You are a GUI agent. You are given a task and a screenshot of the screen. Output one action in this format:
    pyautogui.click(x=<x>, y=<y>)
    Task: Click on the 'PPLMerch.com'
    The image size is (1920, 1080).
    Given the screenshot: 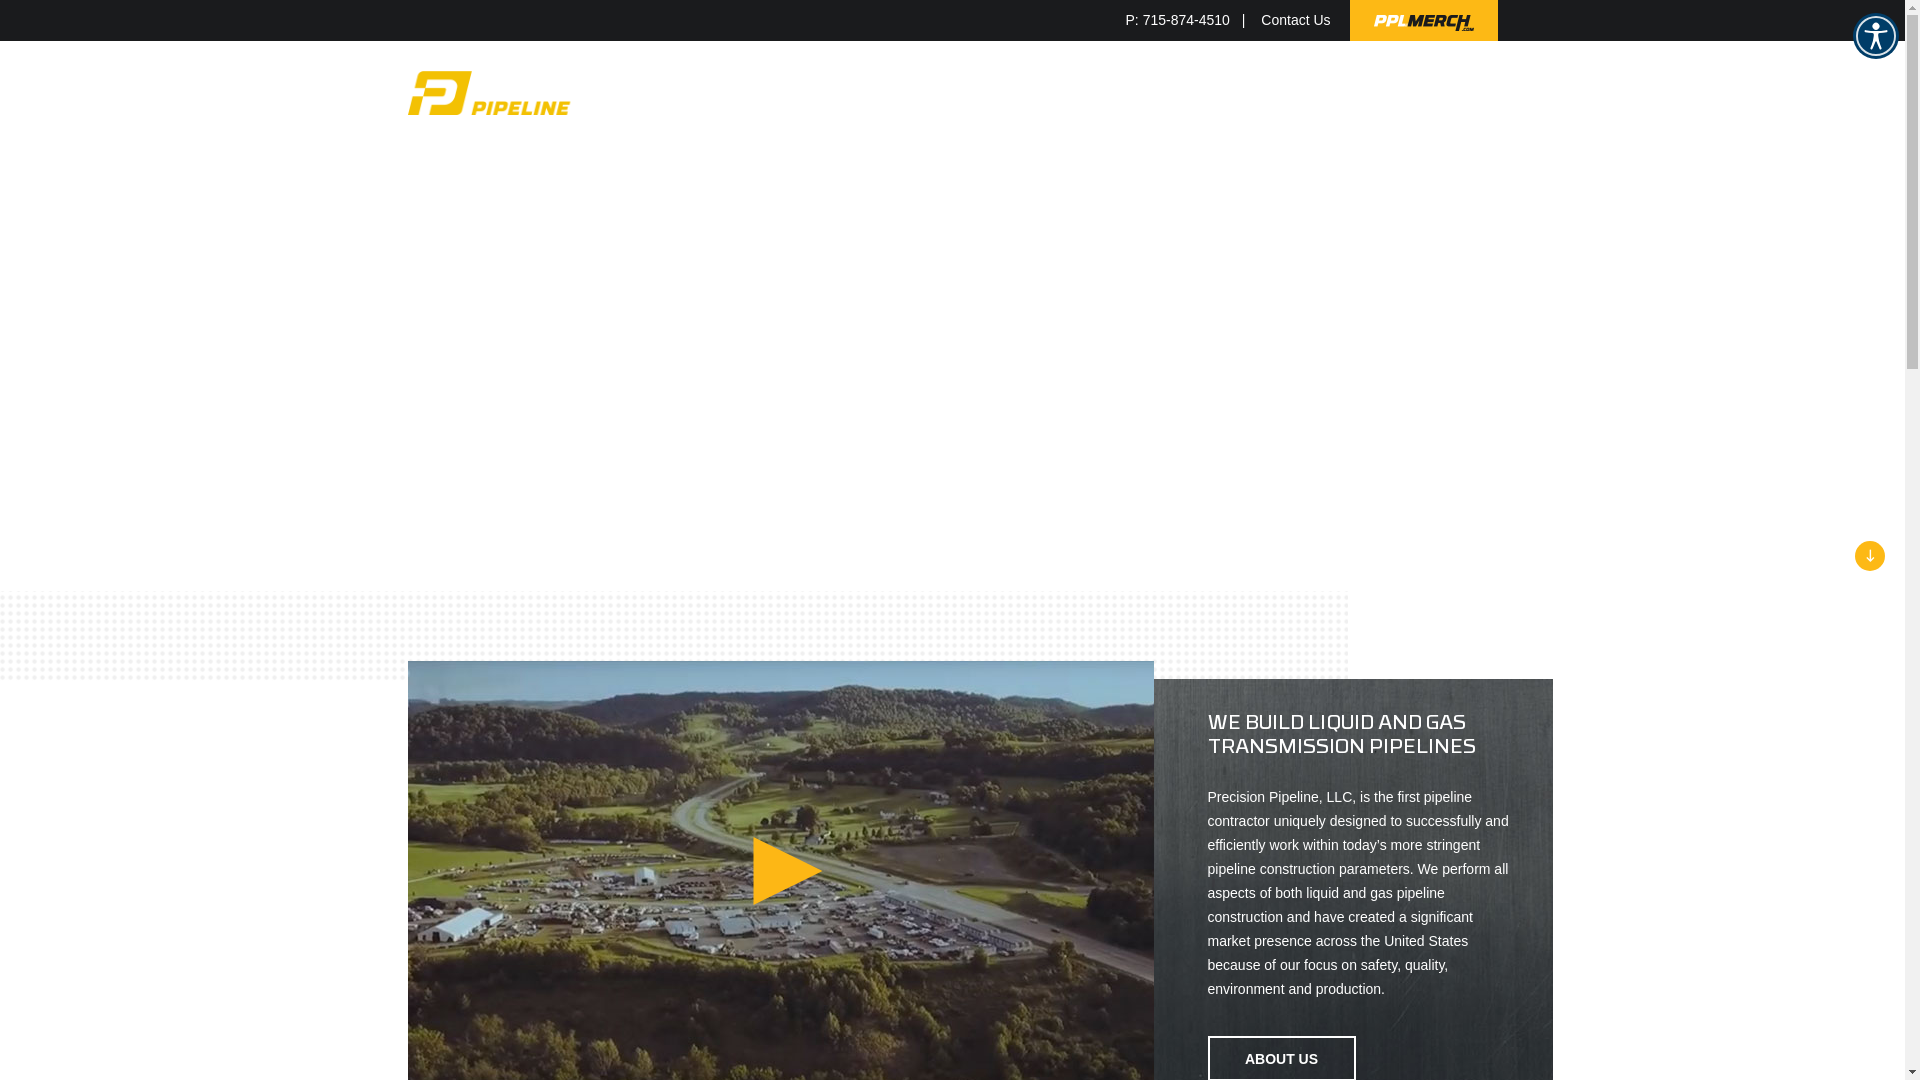 What is the action you would take?
    pyautogui.click(x=1423, y=20)
    